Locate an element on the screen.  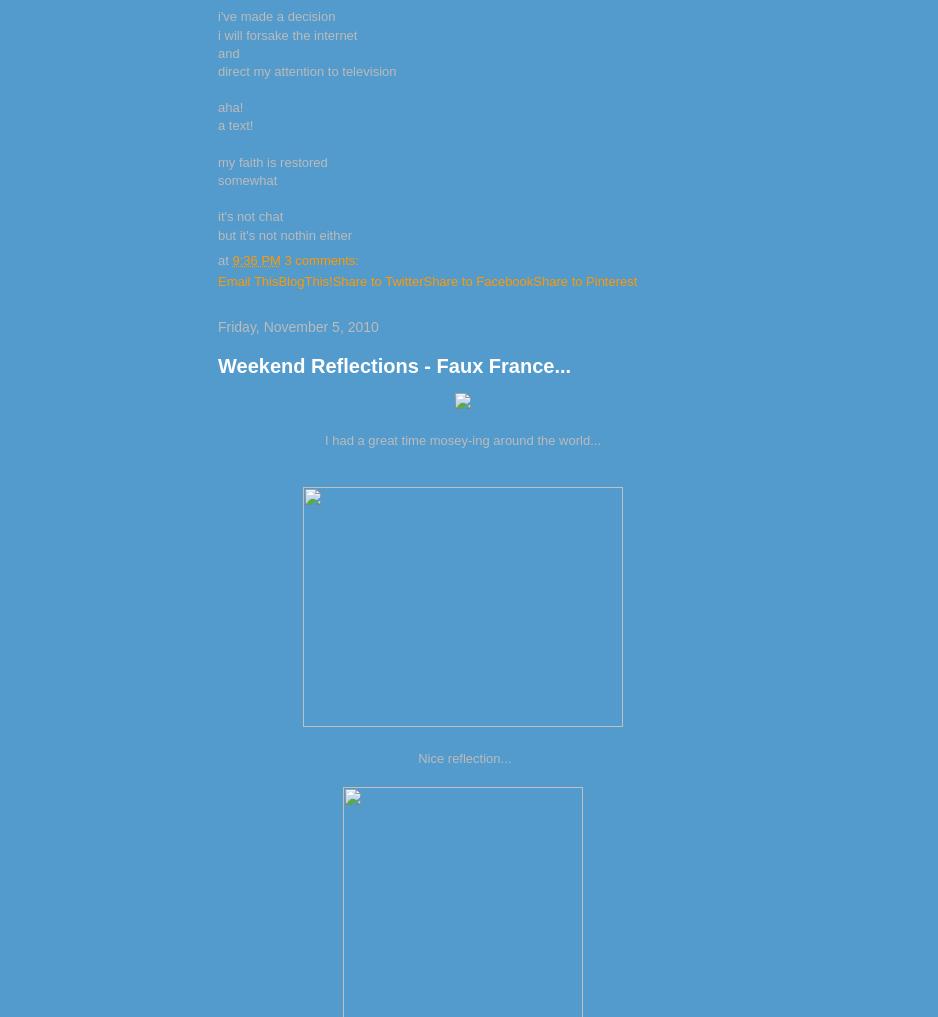
'Weekend Reflections - Faux France...' is located at coordinates (393, 364).